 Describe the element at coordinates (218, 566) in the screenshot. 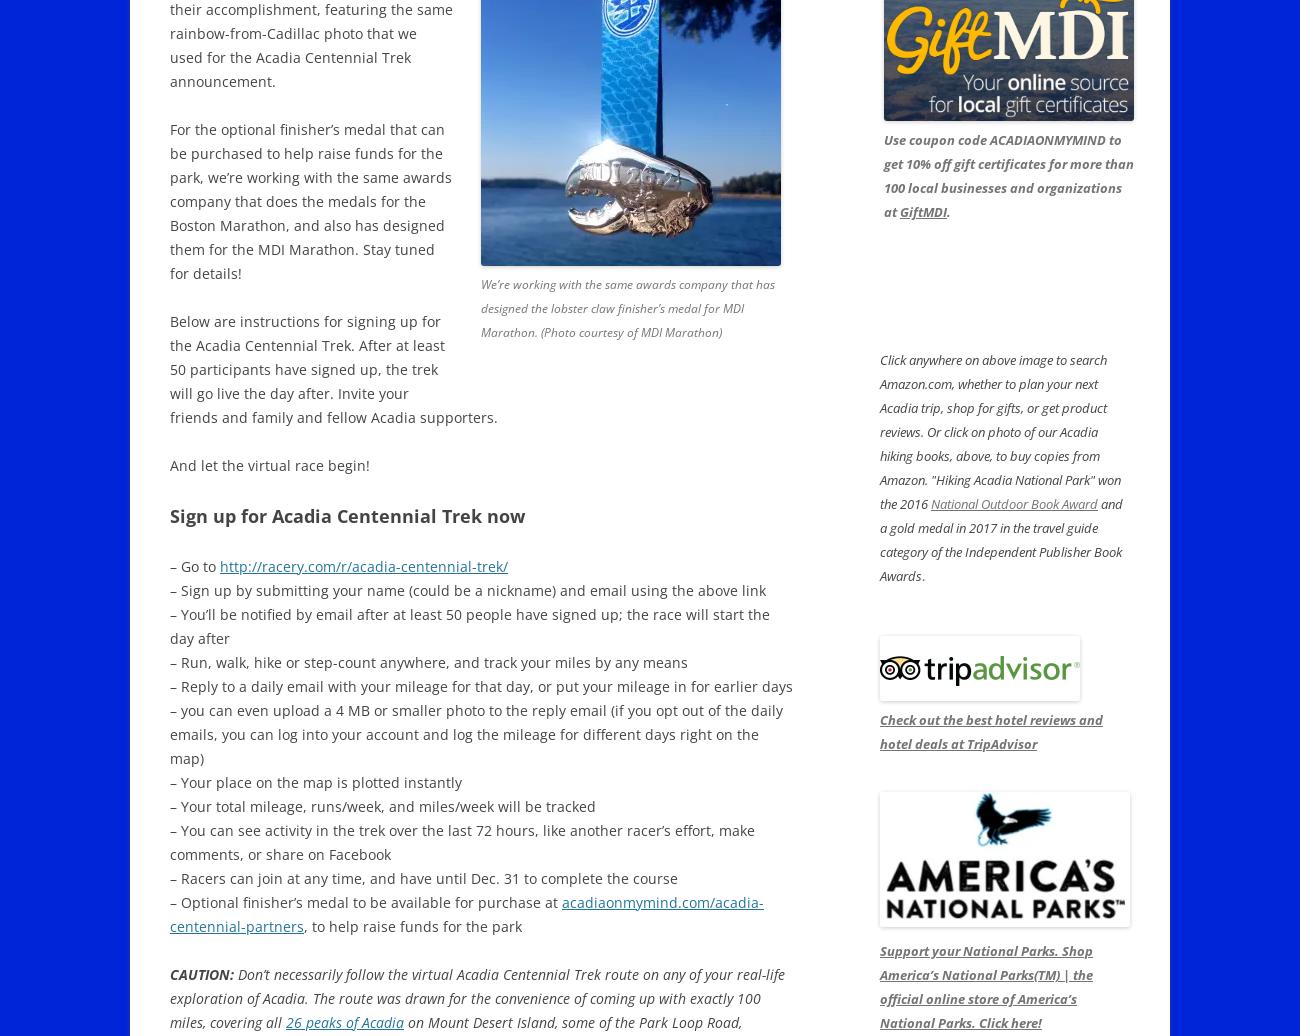

I see `'http://racery.com/r/acadia-centennial-trek/'` at that location.